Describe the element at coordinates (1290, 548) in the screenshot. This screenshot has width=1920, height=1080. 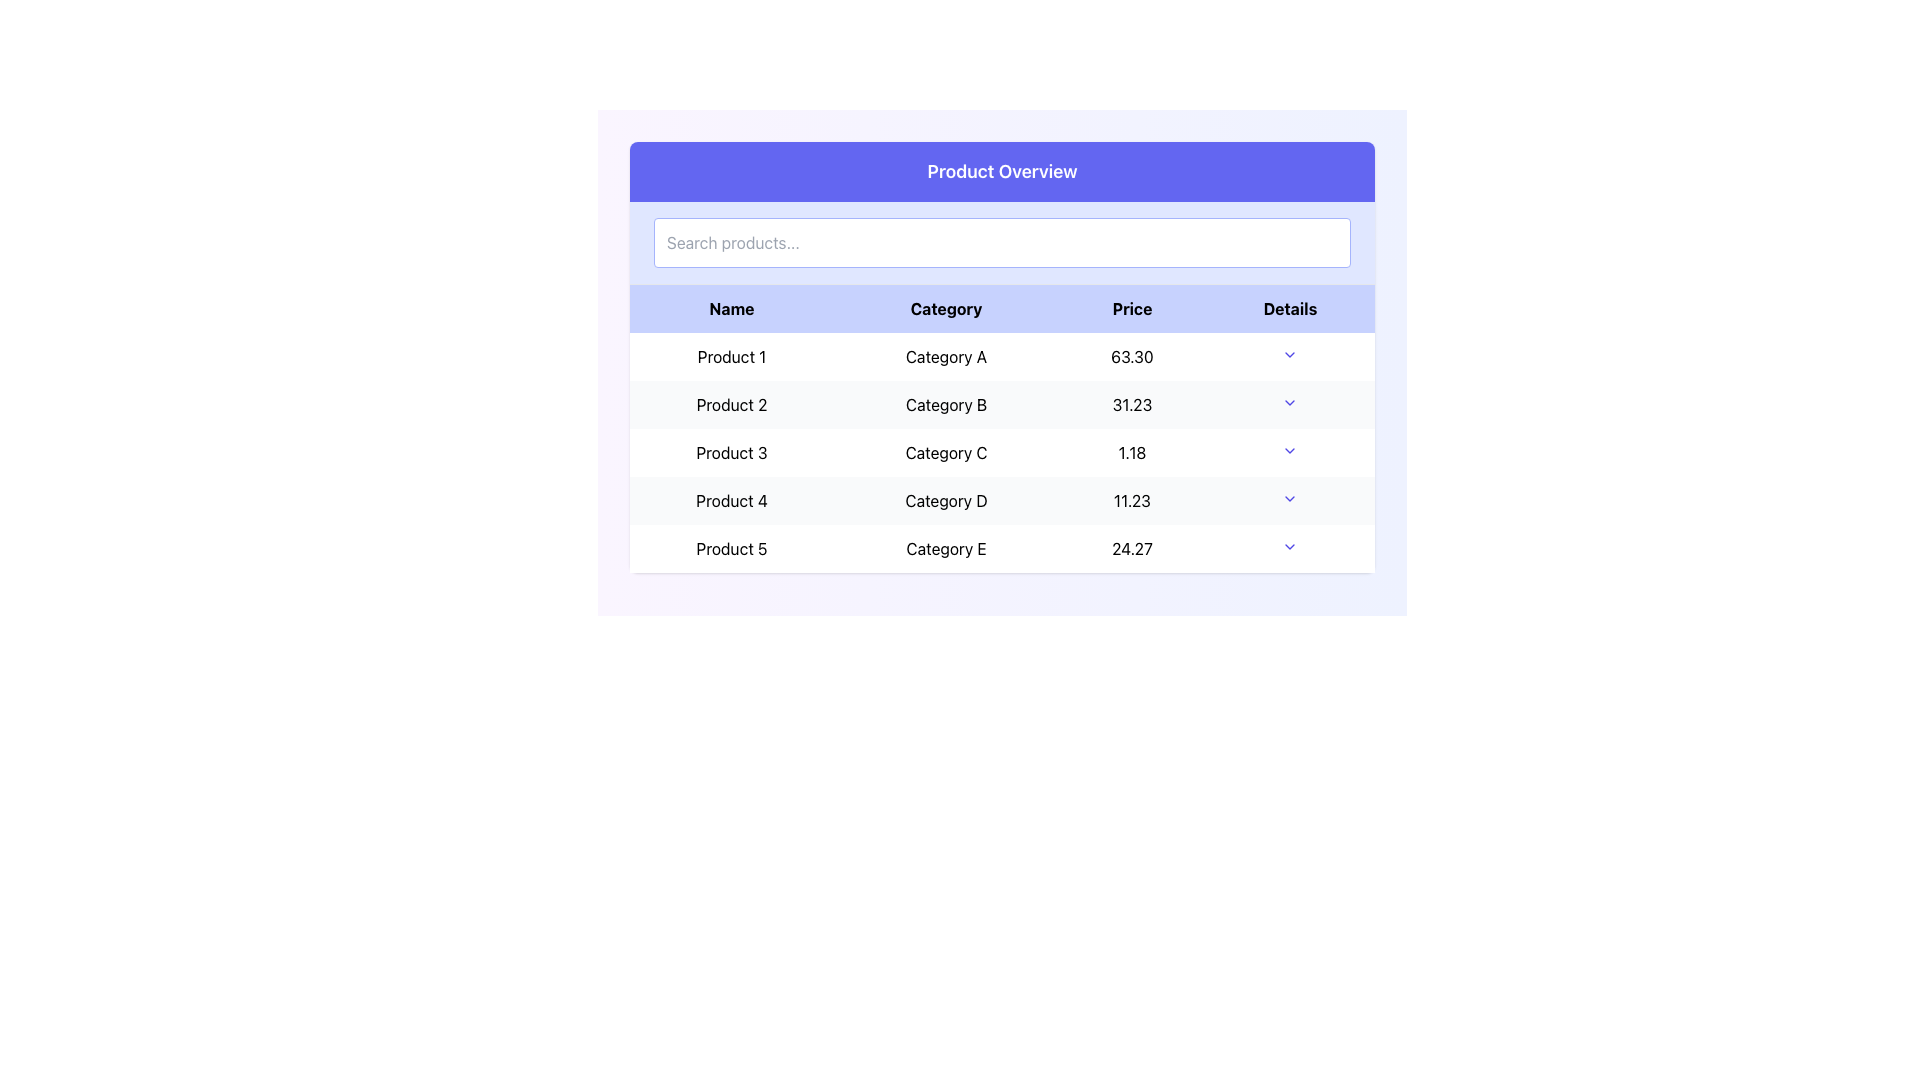
I see `the small indigo downward-pointing arrow icon located at the end of the row for 'Product 5' in the 'Details' column` at that location.